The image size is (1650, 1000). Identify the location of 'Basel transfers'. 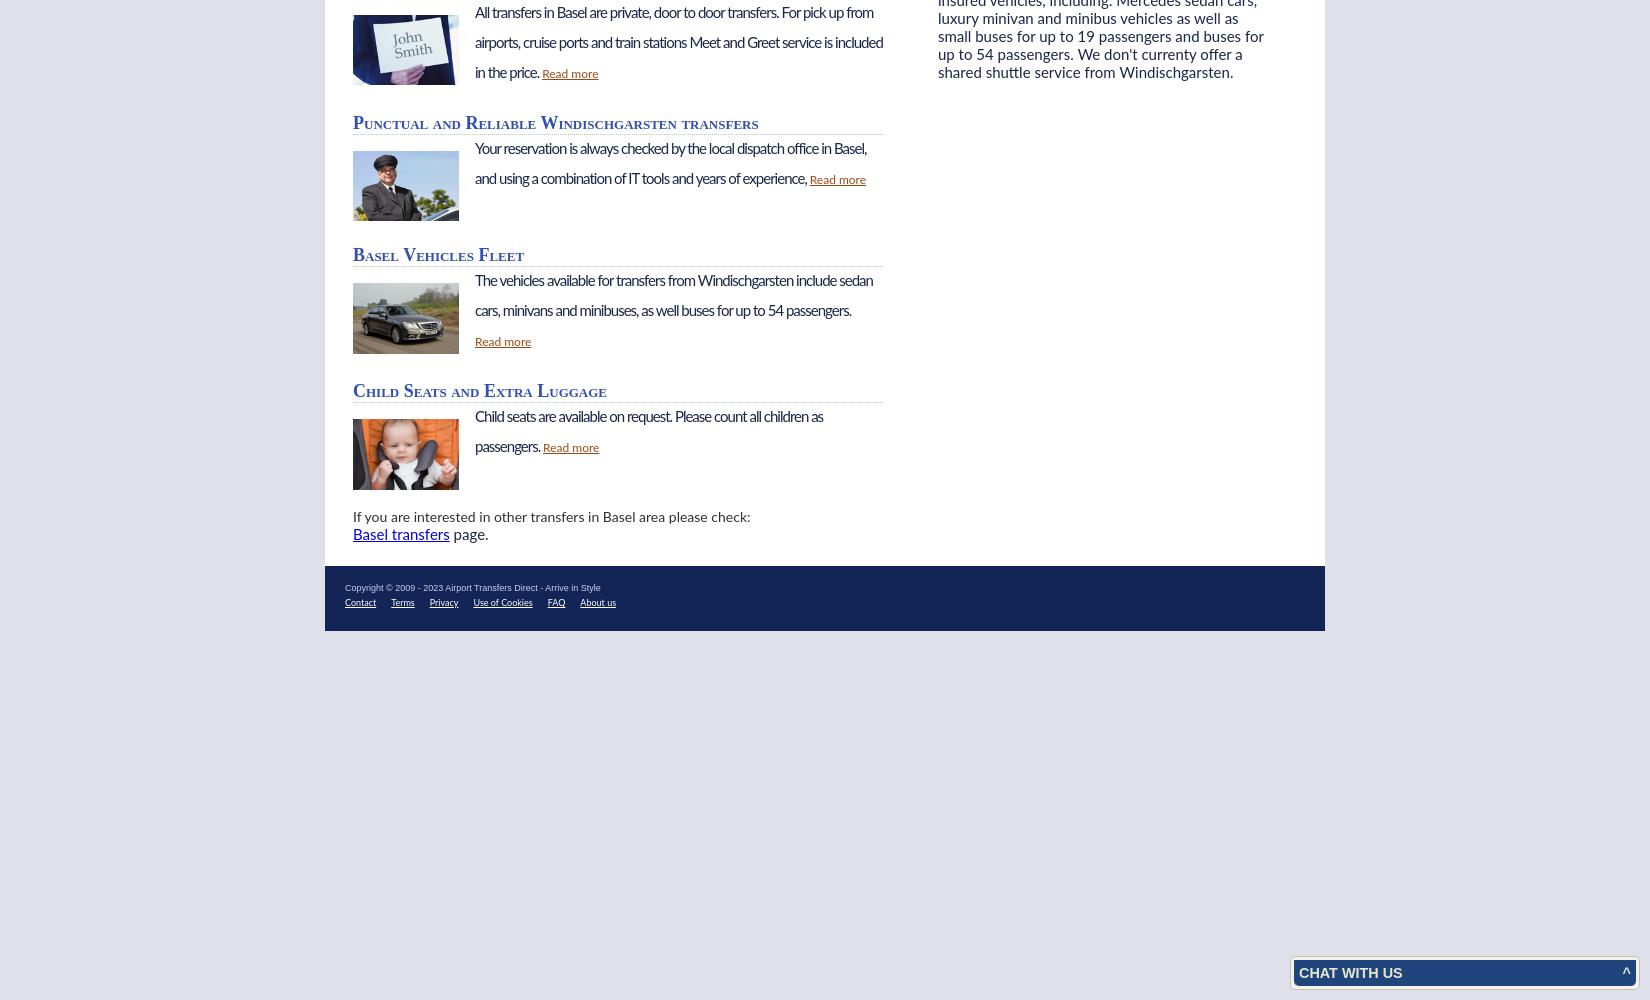
(400, 534).